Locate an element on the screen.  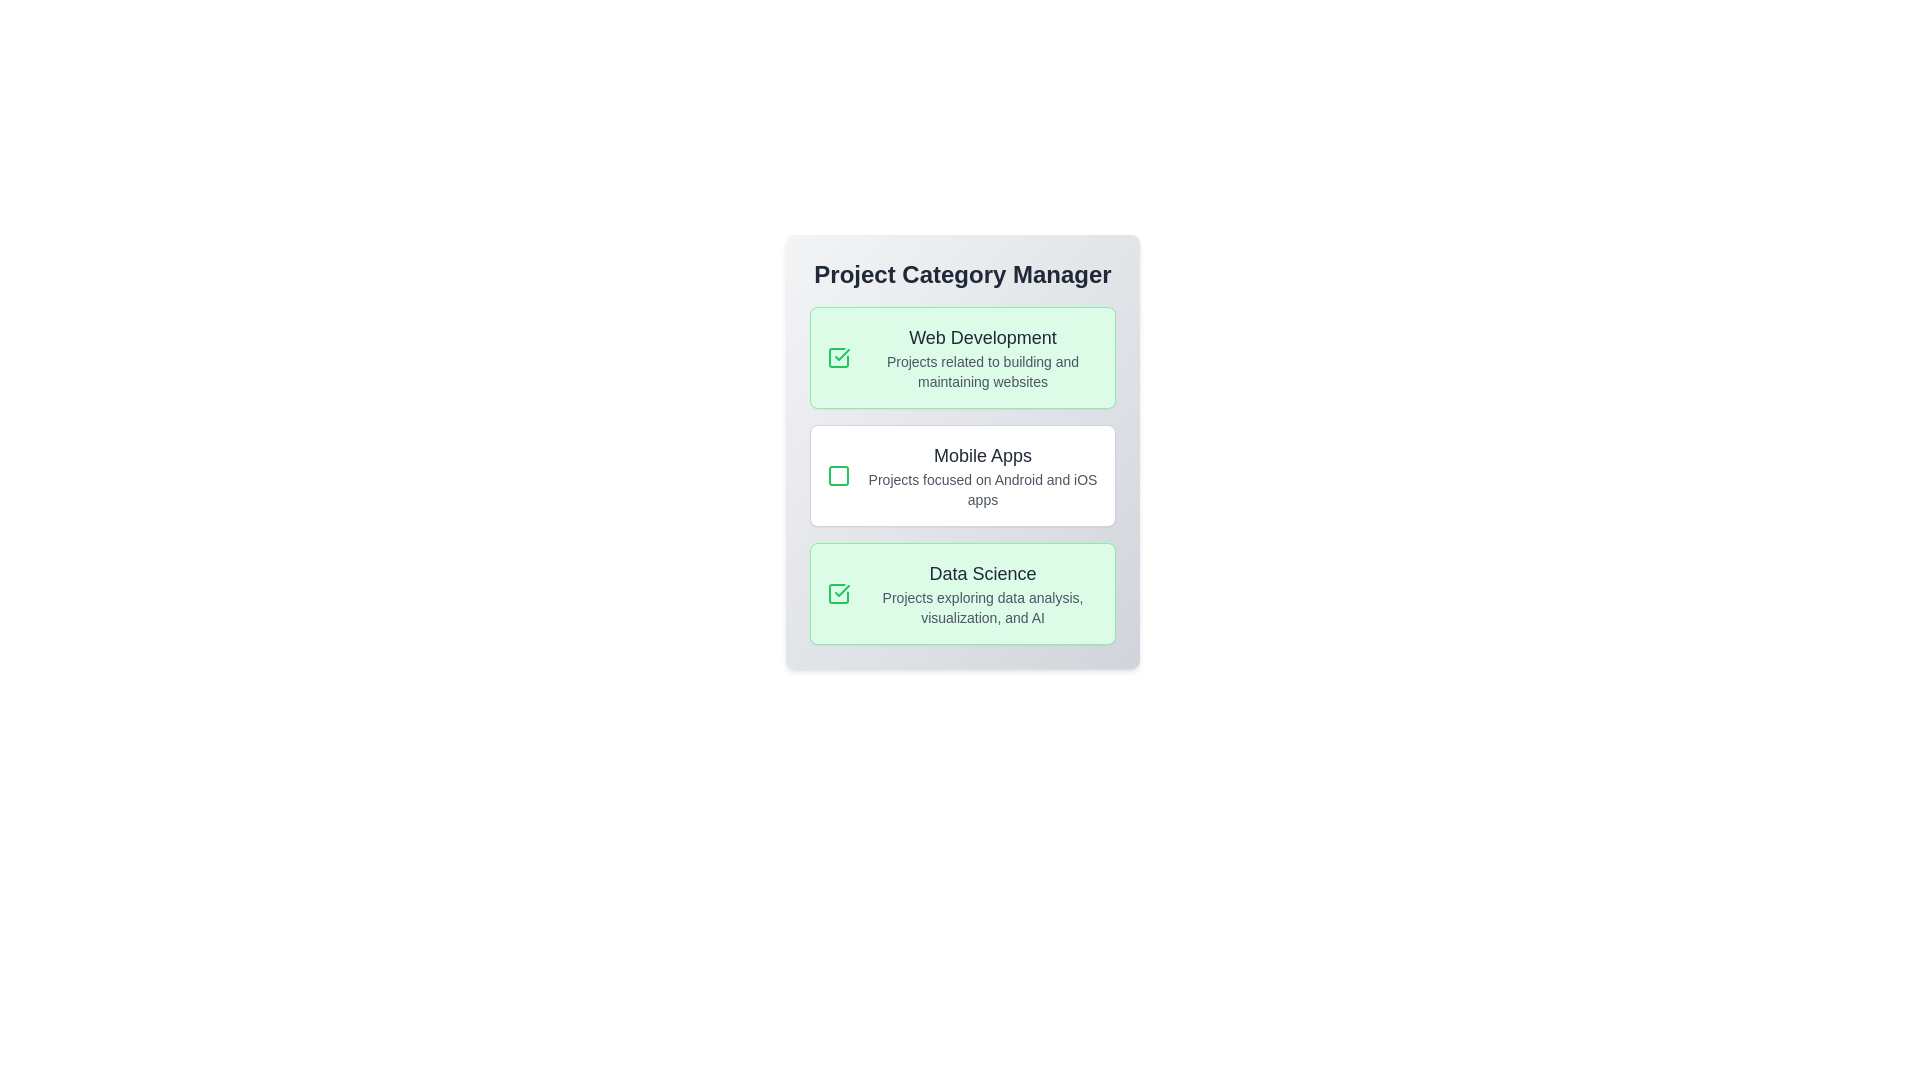
the checkbox indicating the selected state within the SVG icon of class 'lucide lucide-square-check-big', which is positioned below the 'Web Development' text is located at coordinates (842, 353).